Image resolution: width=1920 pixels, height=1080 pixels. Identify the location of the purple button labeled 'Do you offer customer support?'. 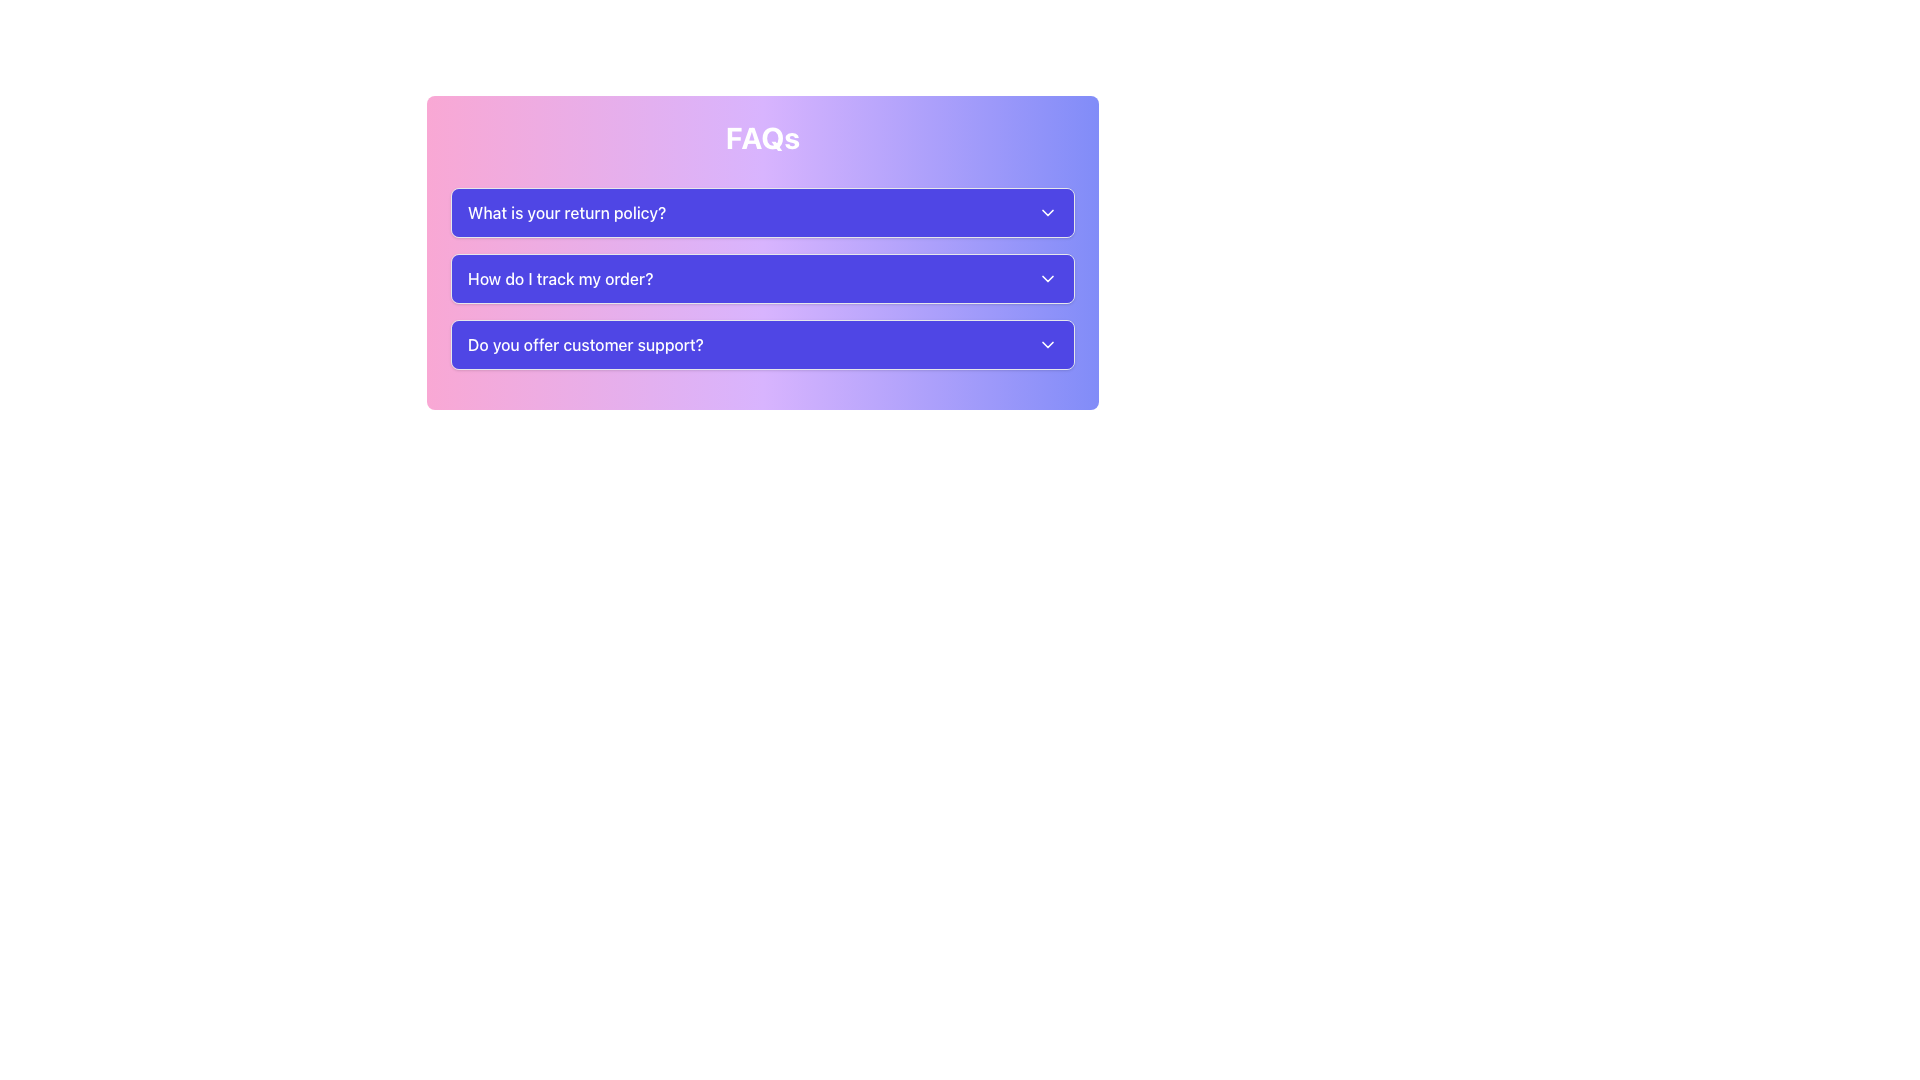
(762, 343).